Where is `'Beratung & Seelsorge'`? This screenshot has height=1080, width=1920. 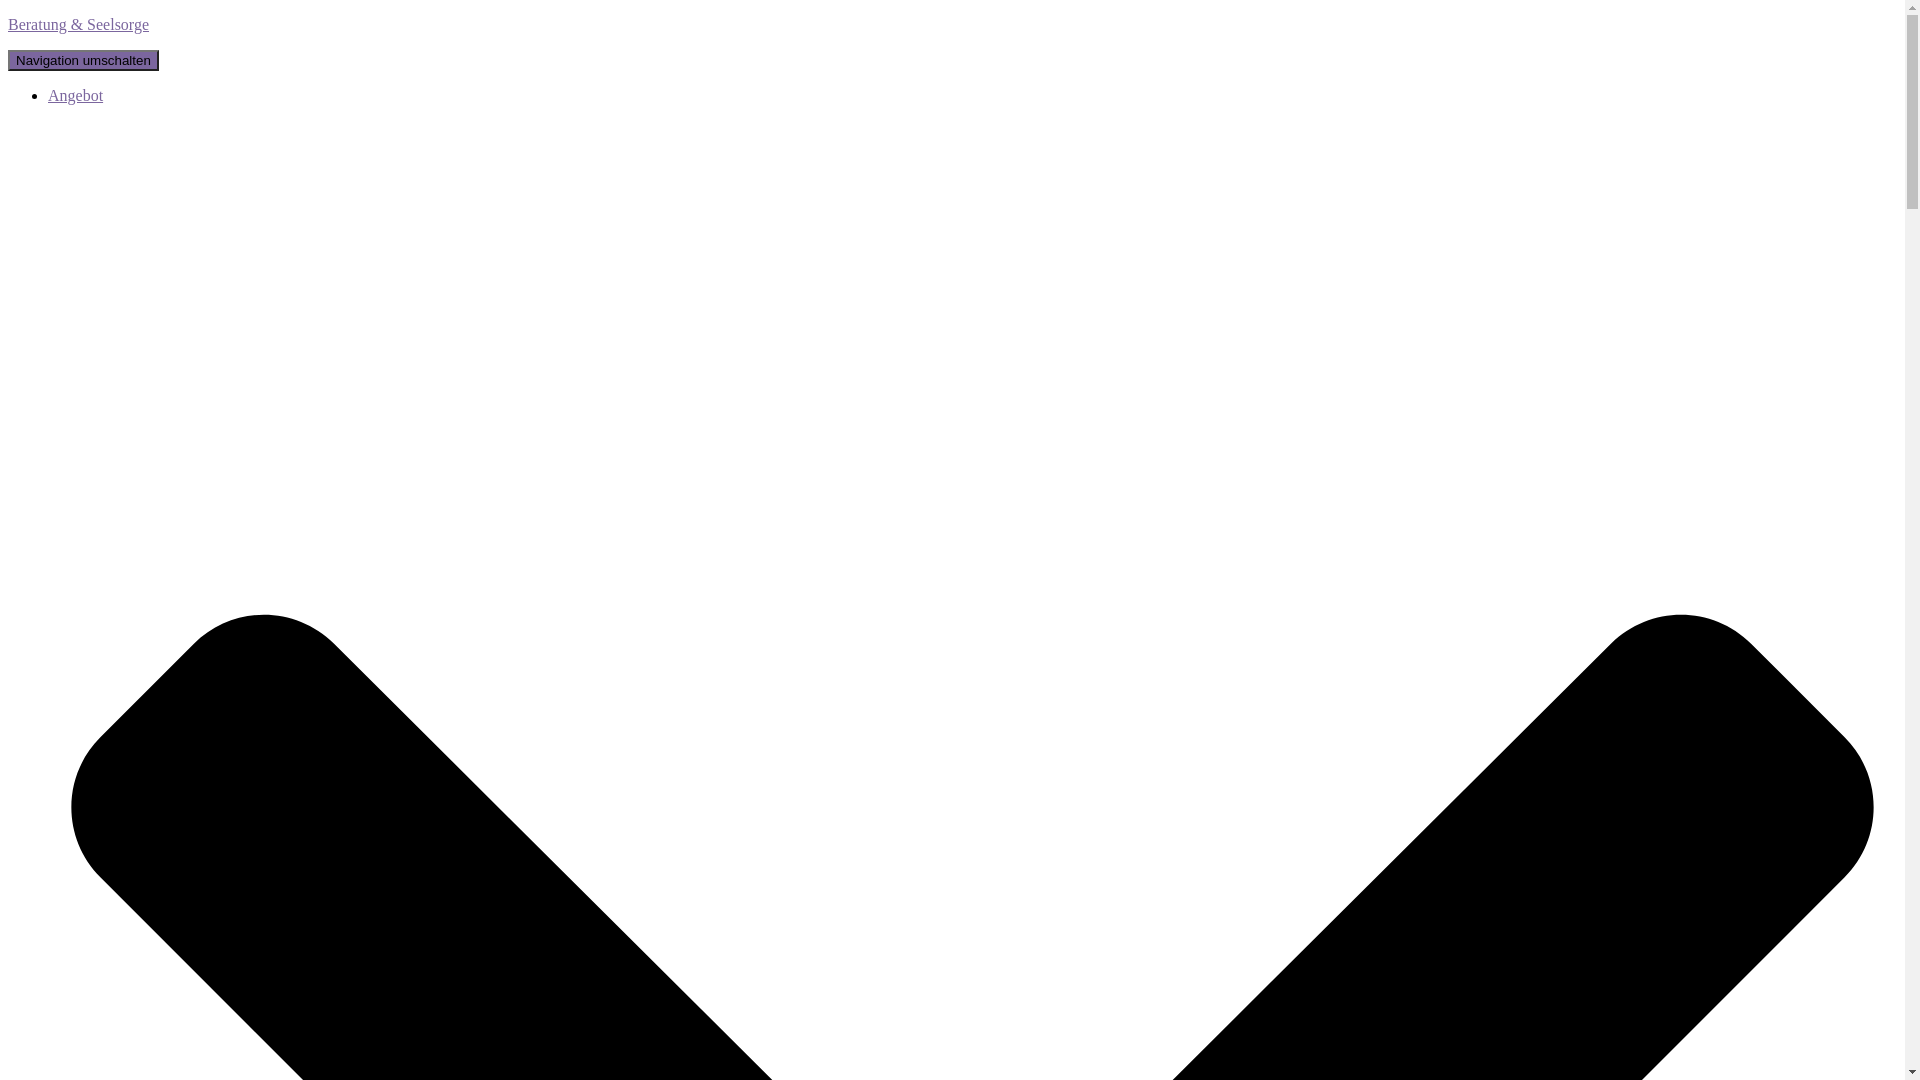
'Beratung & Seelsorge' is located at coordinates (8, 24).